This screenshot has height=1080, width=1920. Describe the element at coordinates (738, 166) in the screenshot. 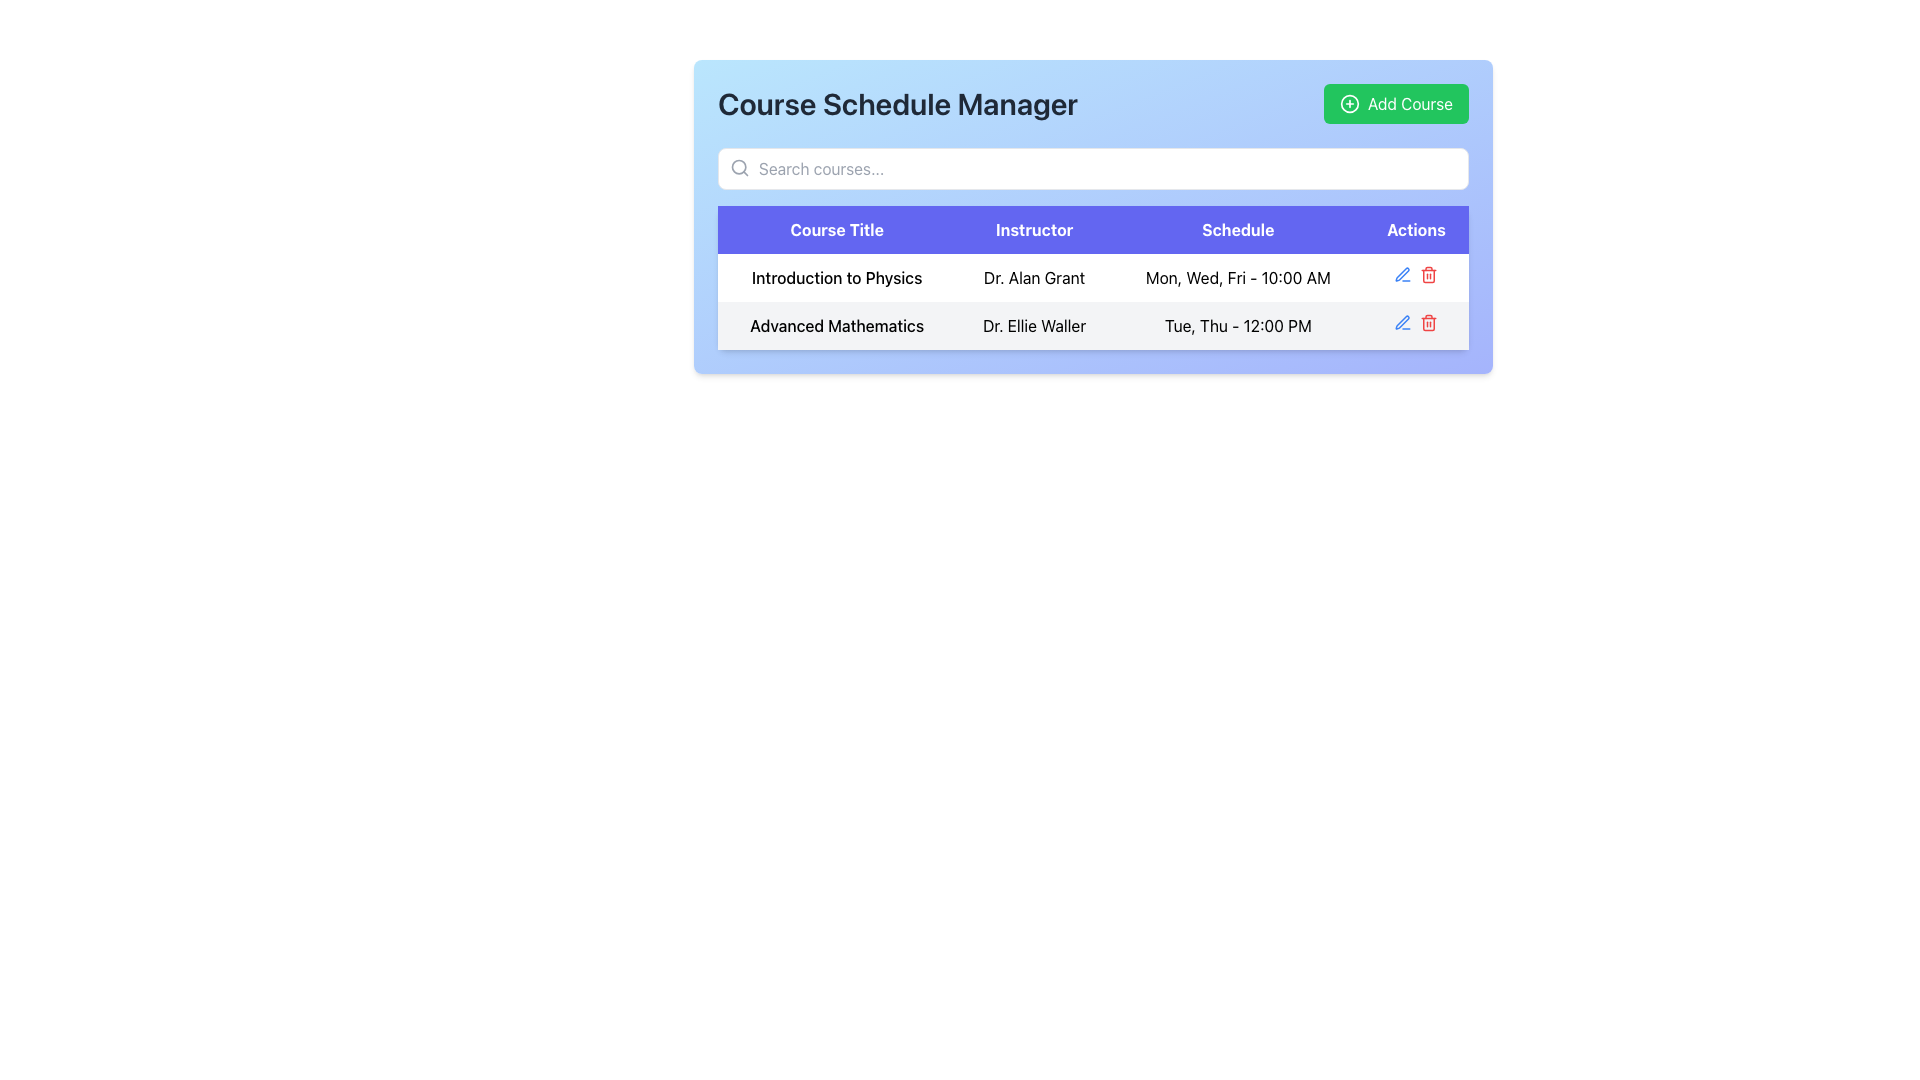

I see `the decorative SVG circle within the magnifying glass shape of the search icon located on the left side of the search bar at the top of the interface` at that location.